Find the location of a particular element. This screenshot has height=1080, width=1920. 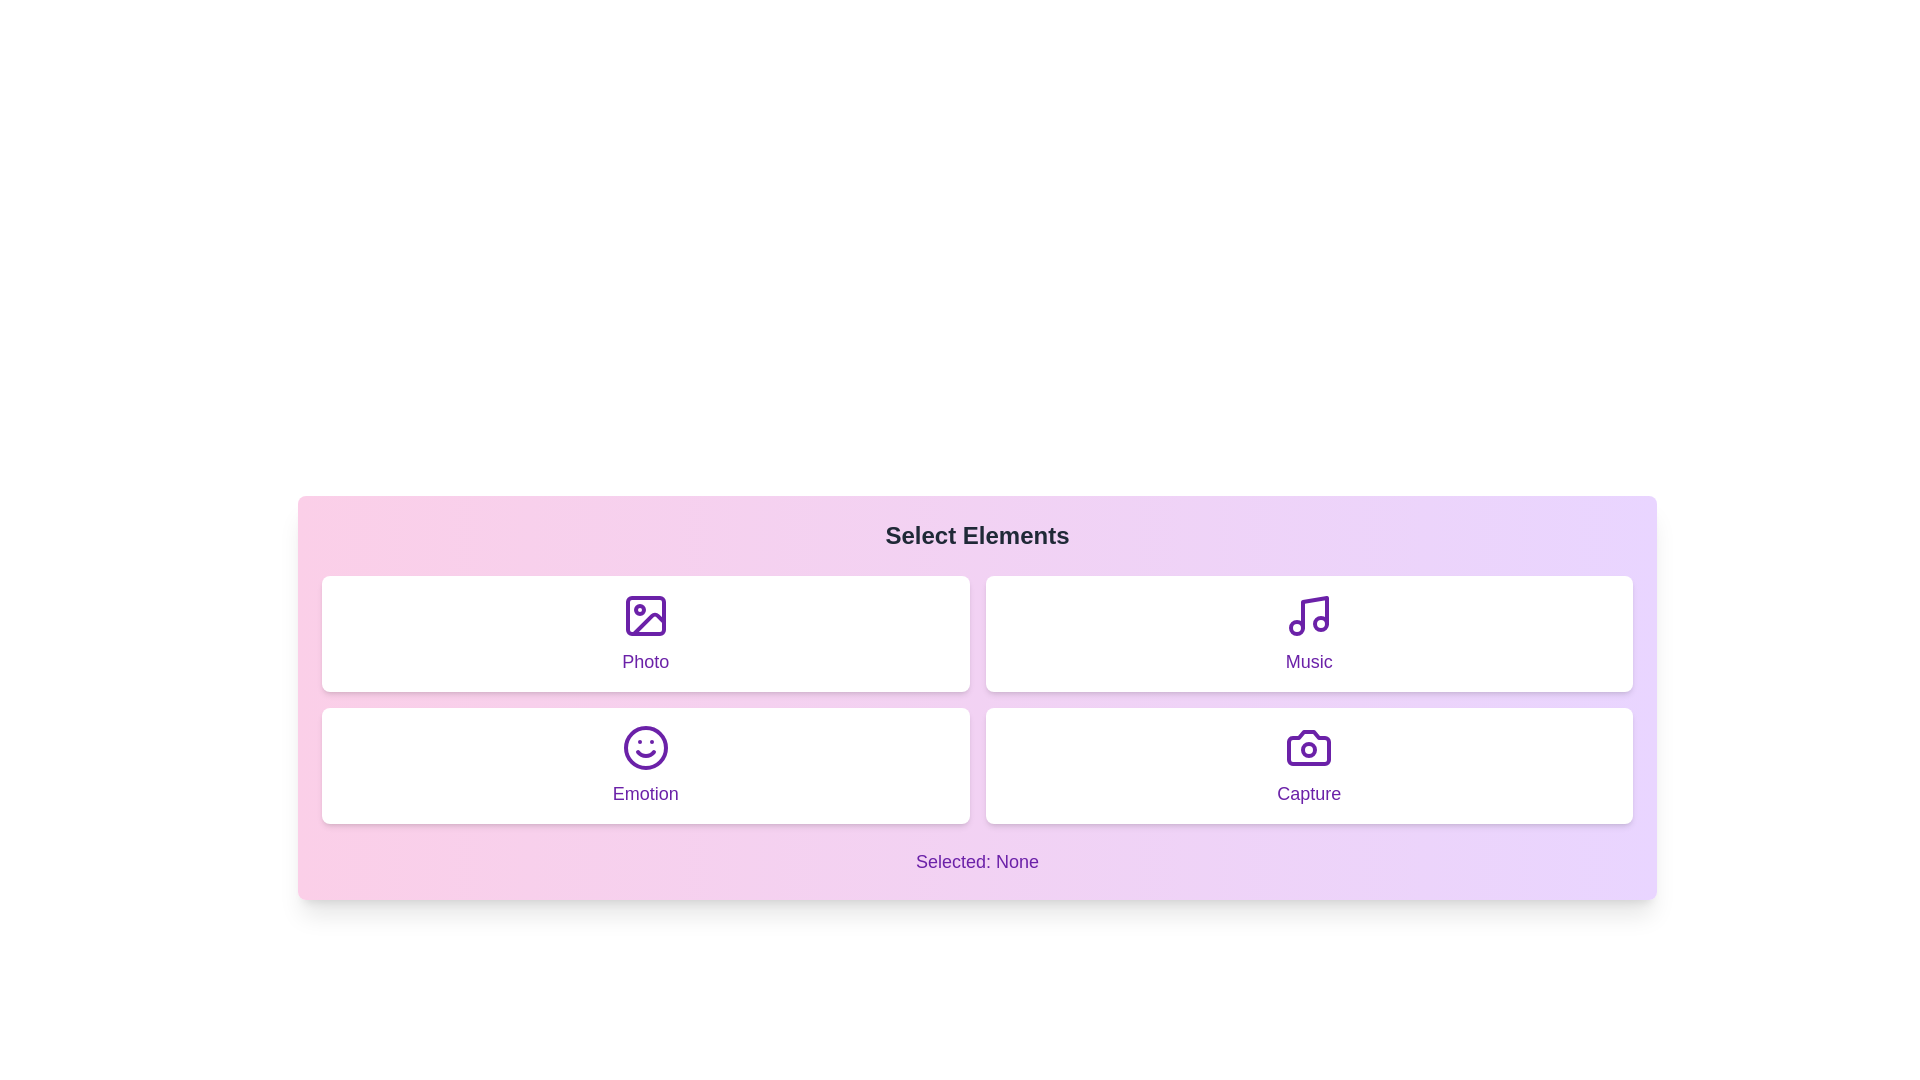

the element labeled Photo is located at coordinates (645, 633).